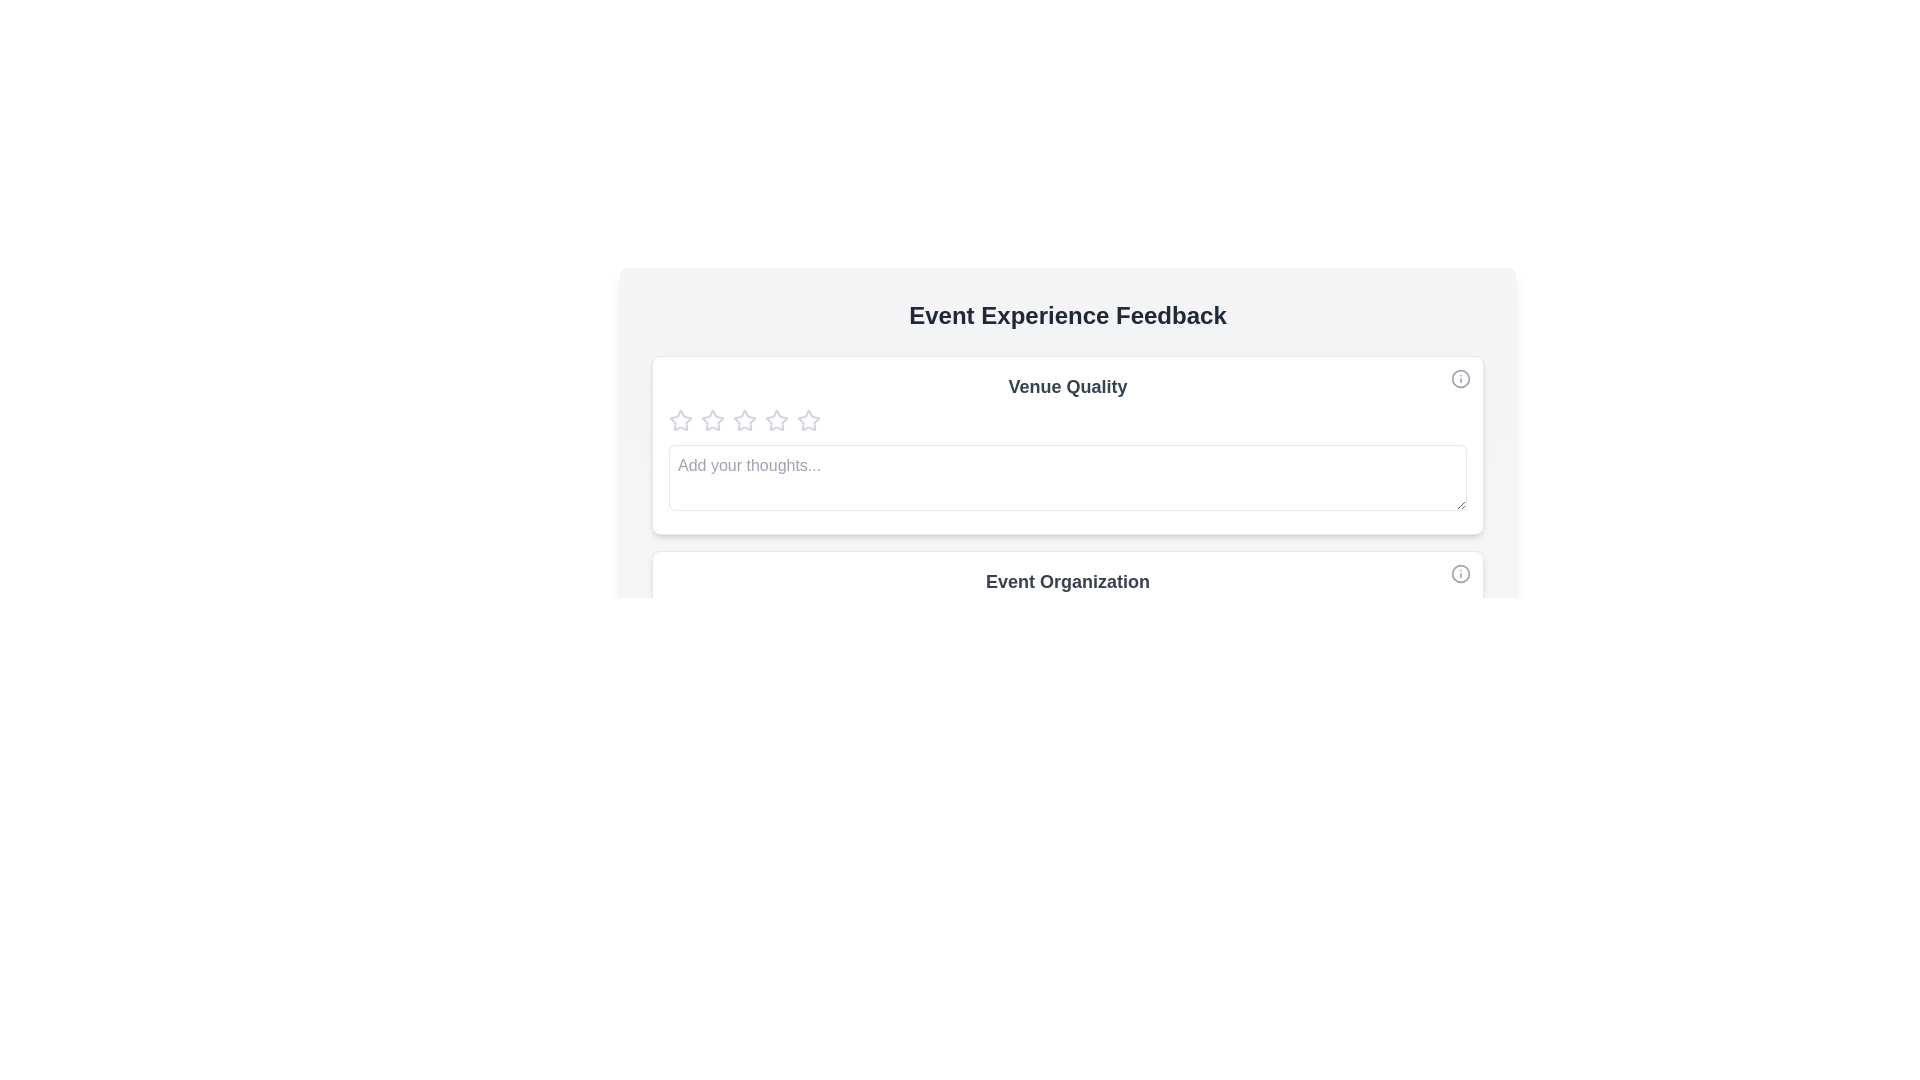 This screenshot has width=1920, height=1080. Describe the element at coordinates (711, 419) in the screenshot. I see `the second star icon in the rating system for 'Venue Quality'` at that location.